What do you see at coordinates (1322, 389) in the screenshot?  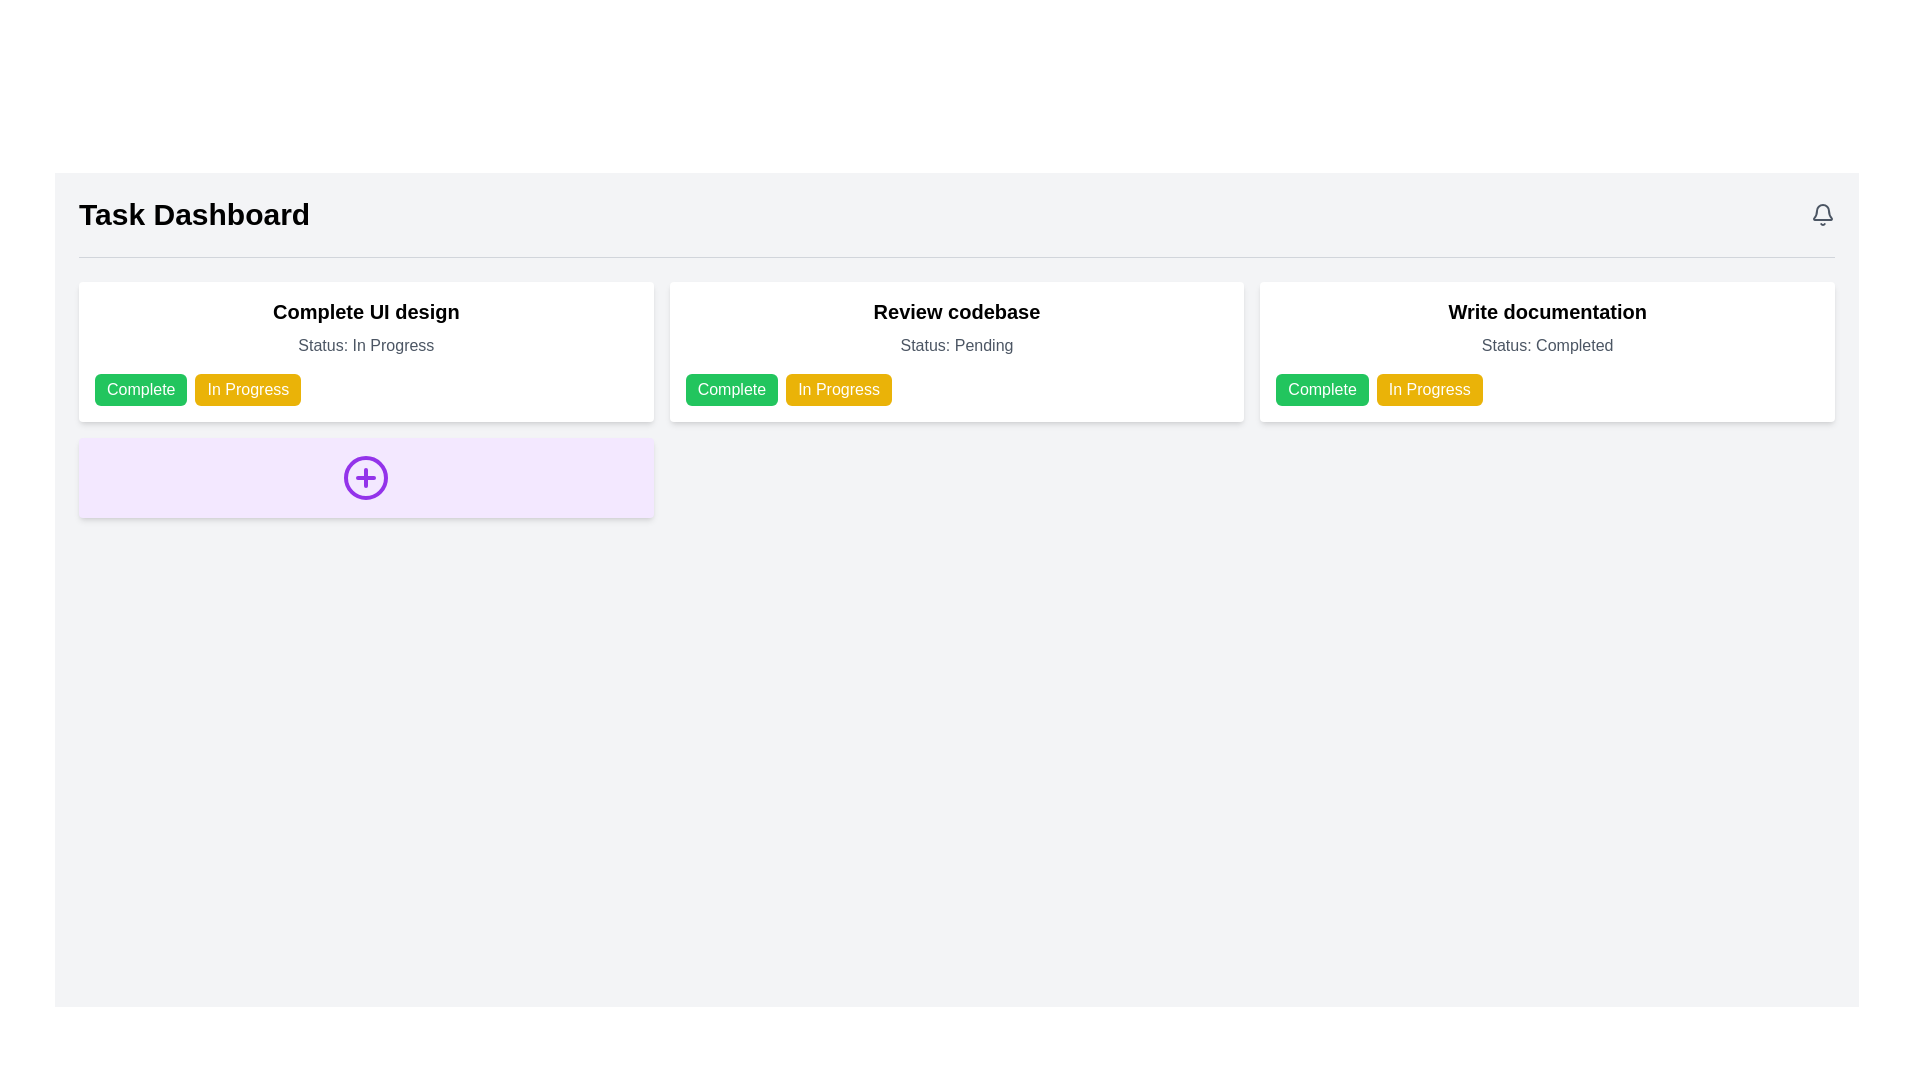 I see `the leftmost button under the 'Write documentation' card in the task dashboard to mark the associated task as completed` at bounding box center [1322, 389].